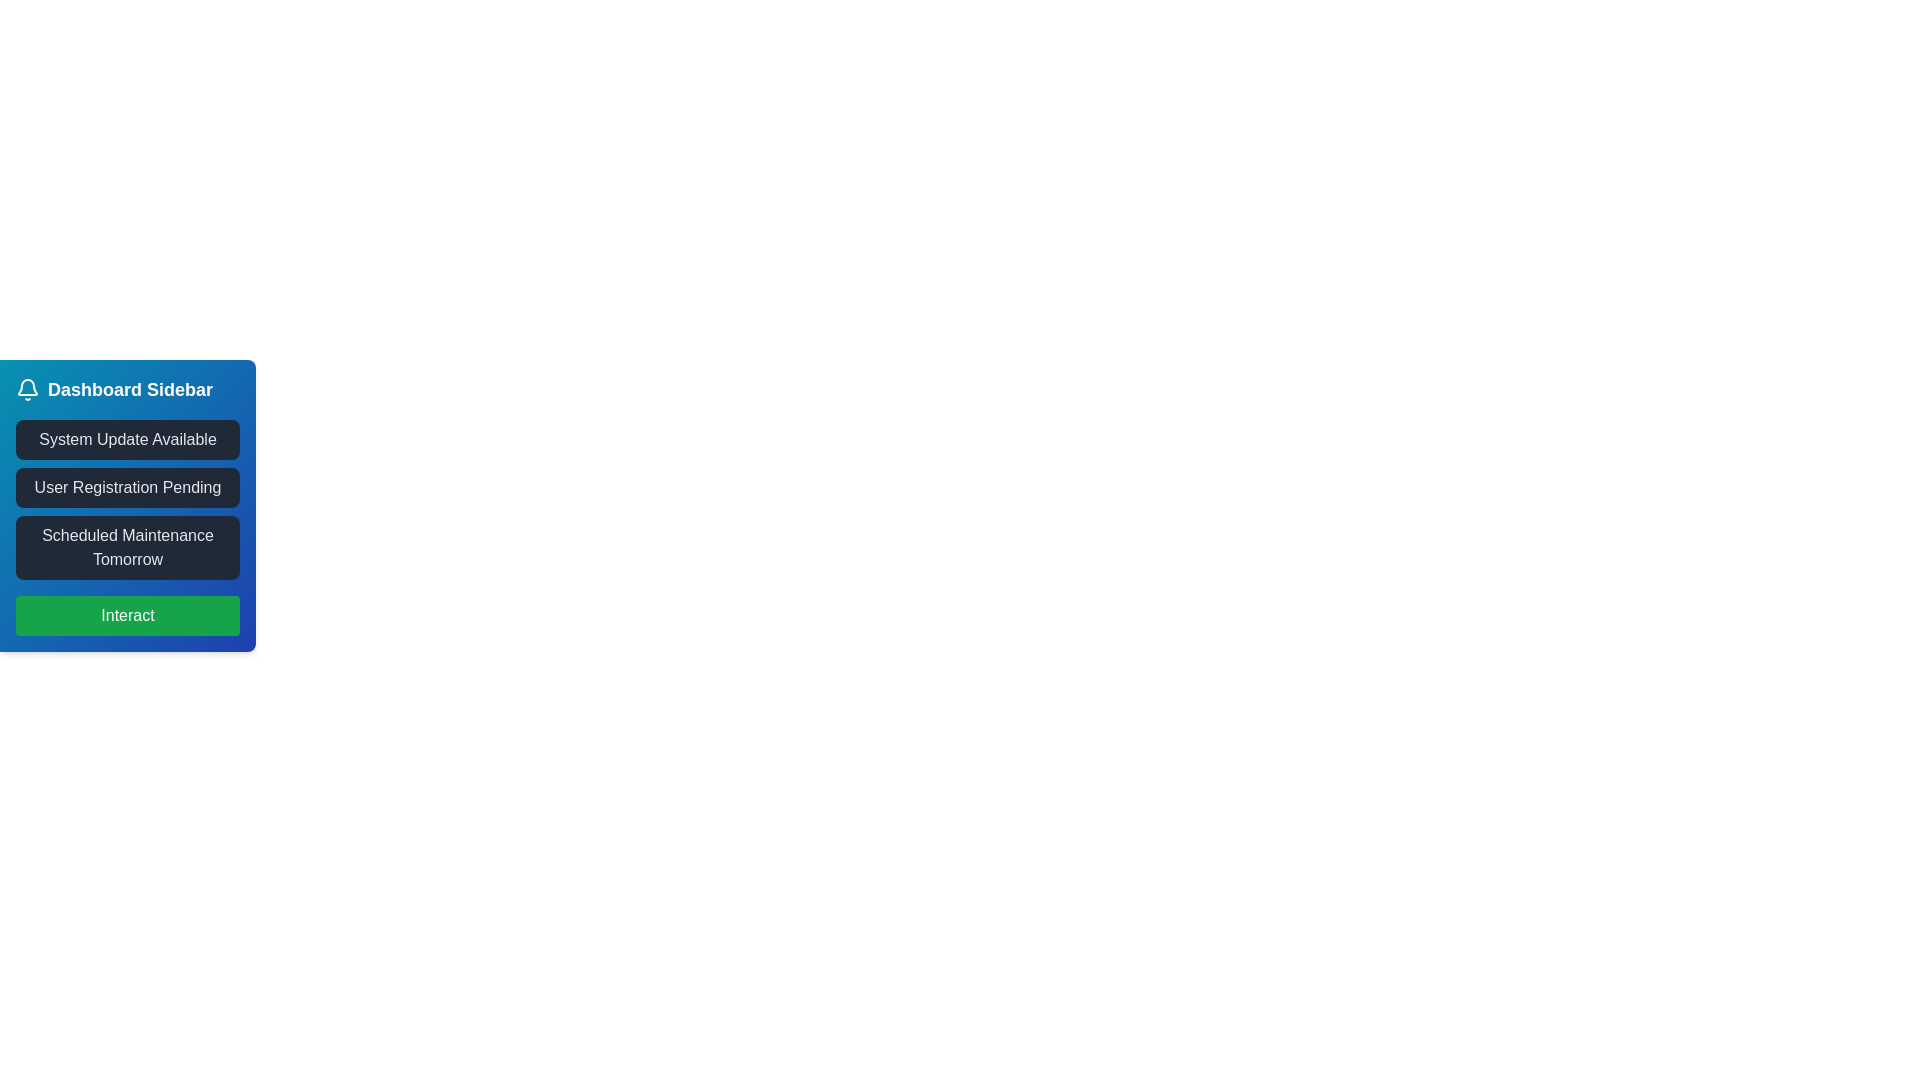 This screenshot has height=1080, width=1920. Describe the element at coordinates (127, 547) in the screenshot. I see `the notification card labeled 'Scheduled Maintenance Tomorrow' which is positioned in the blue sidebar, below 'System Update Available' and above the 'Interact' button` at that location.